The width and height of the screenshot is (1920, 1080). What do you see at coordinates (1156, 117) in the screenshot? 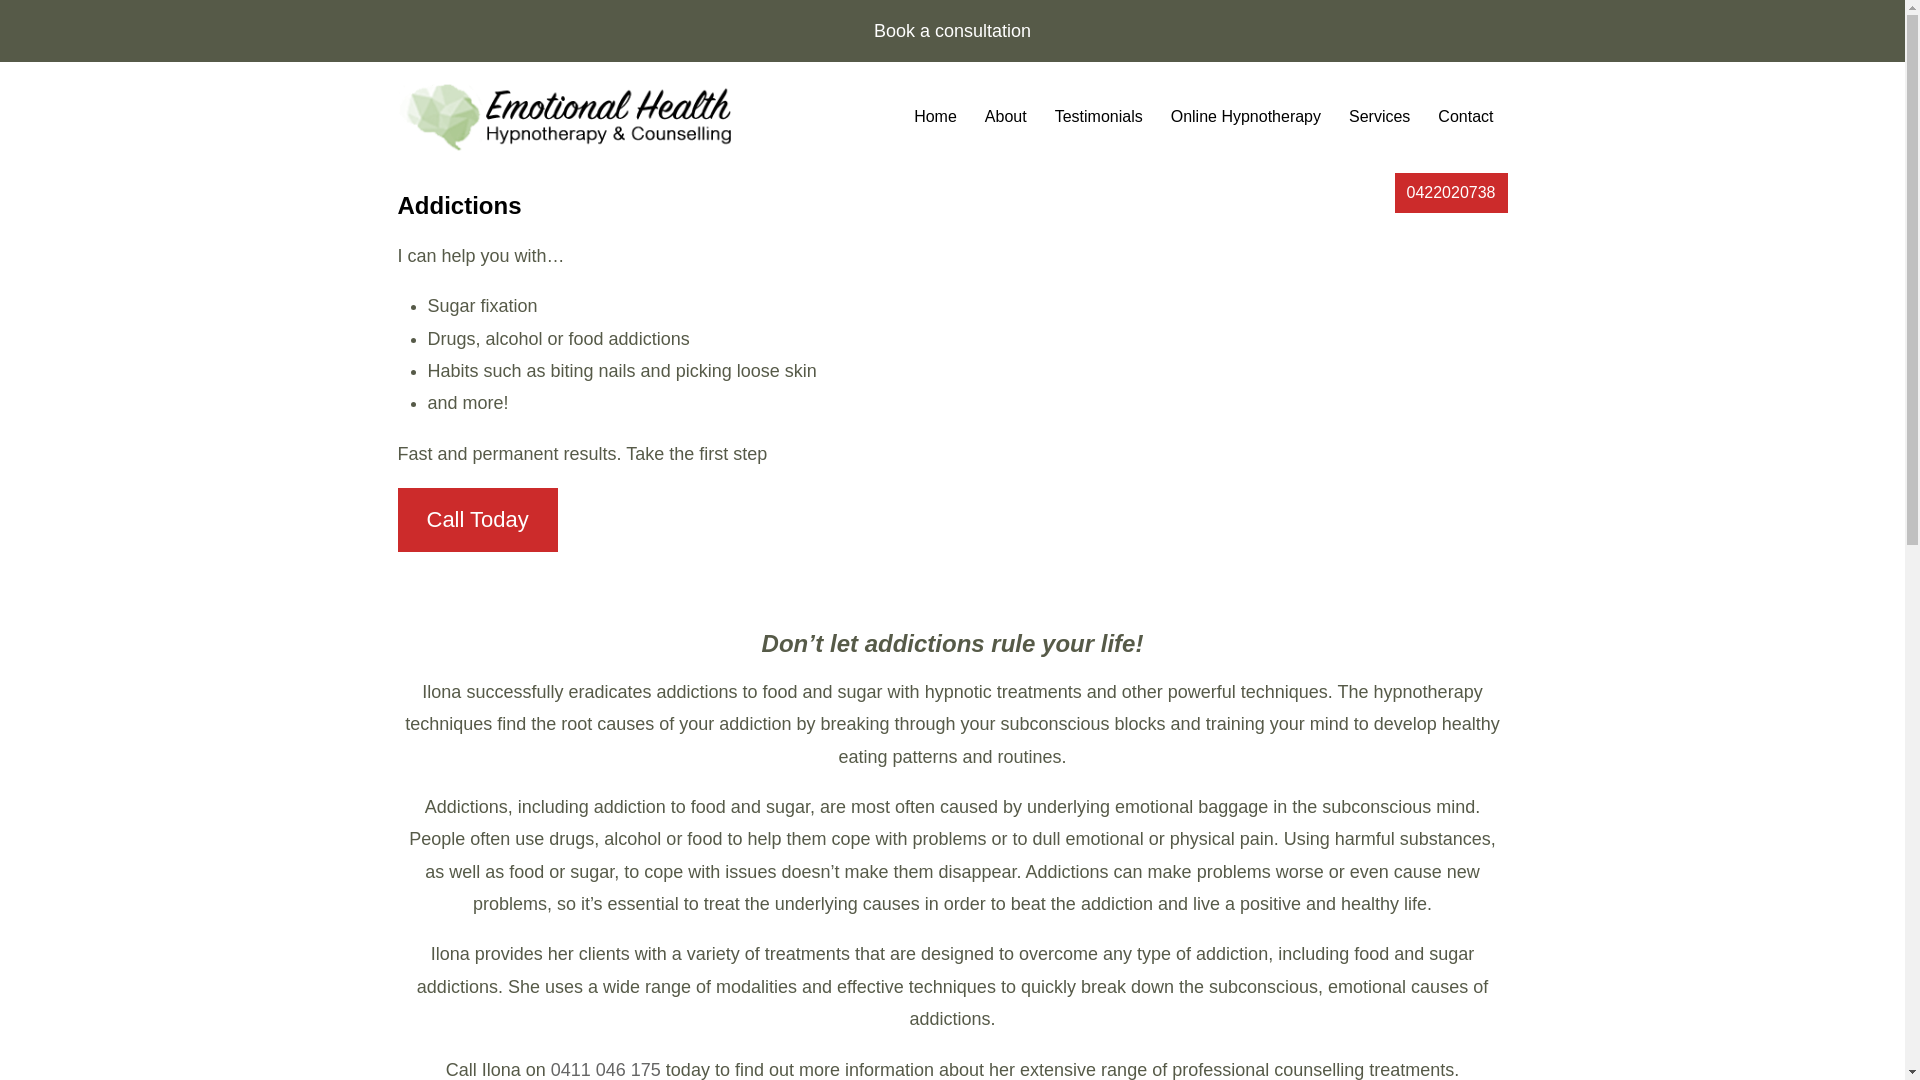
I see `'Online Hypnotherapy'` at bounding box center [1156, 117].